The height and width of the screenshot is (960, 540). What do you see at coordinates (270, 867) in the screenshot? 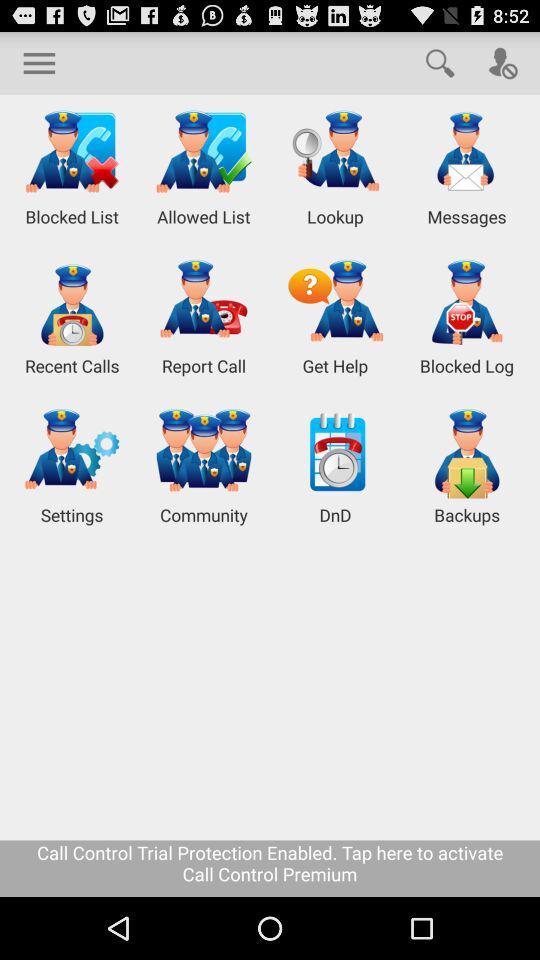
I see `the icon at the bottom` at bounding box center [270, 867].